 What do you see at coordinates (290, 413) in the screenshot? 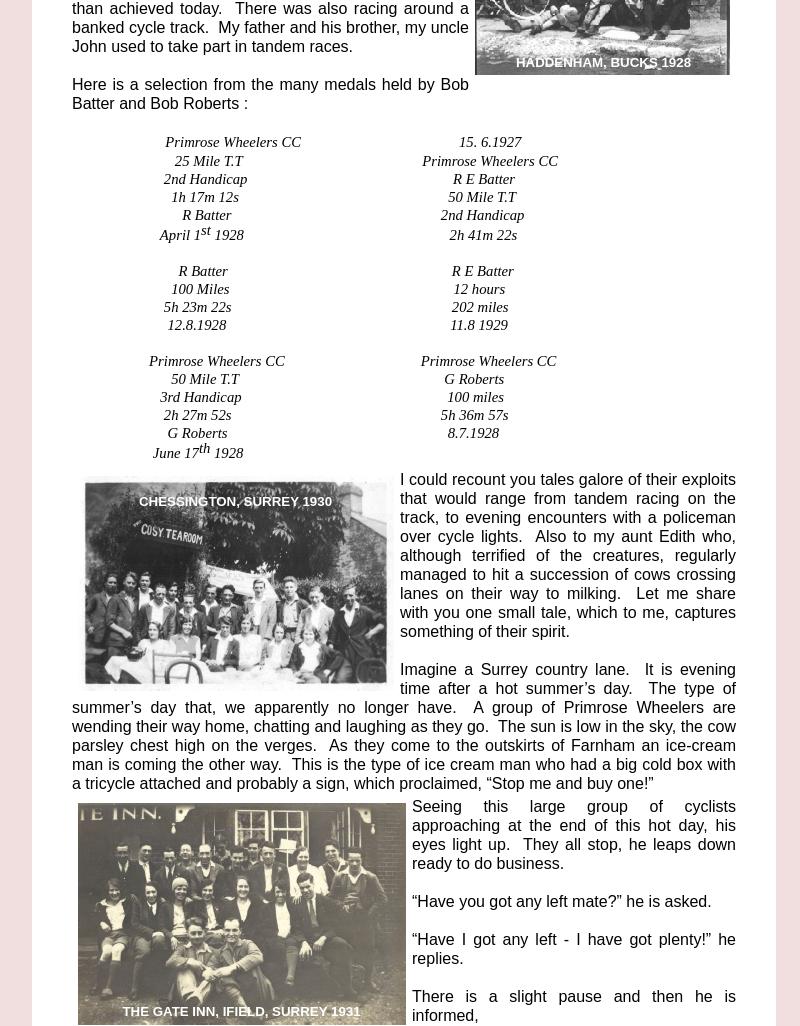
I see `'2h 27m 52s                                                         5h 36m 57s'` at bounding box center [290, 413].